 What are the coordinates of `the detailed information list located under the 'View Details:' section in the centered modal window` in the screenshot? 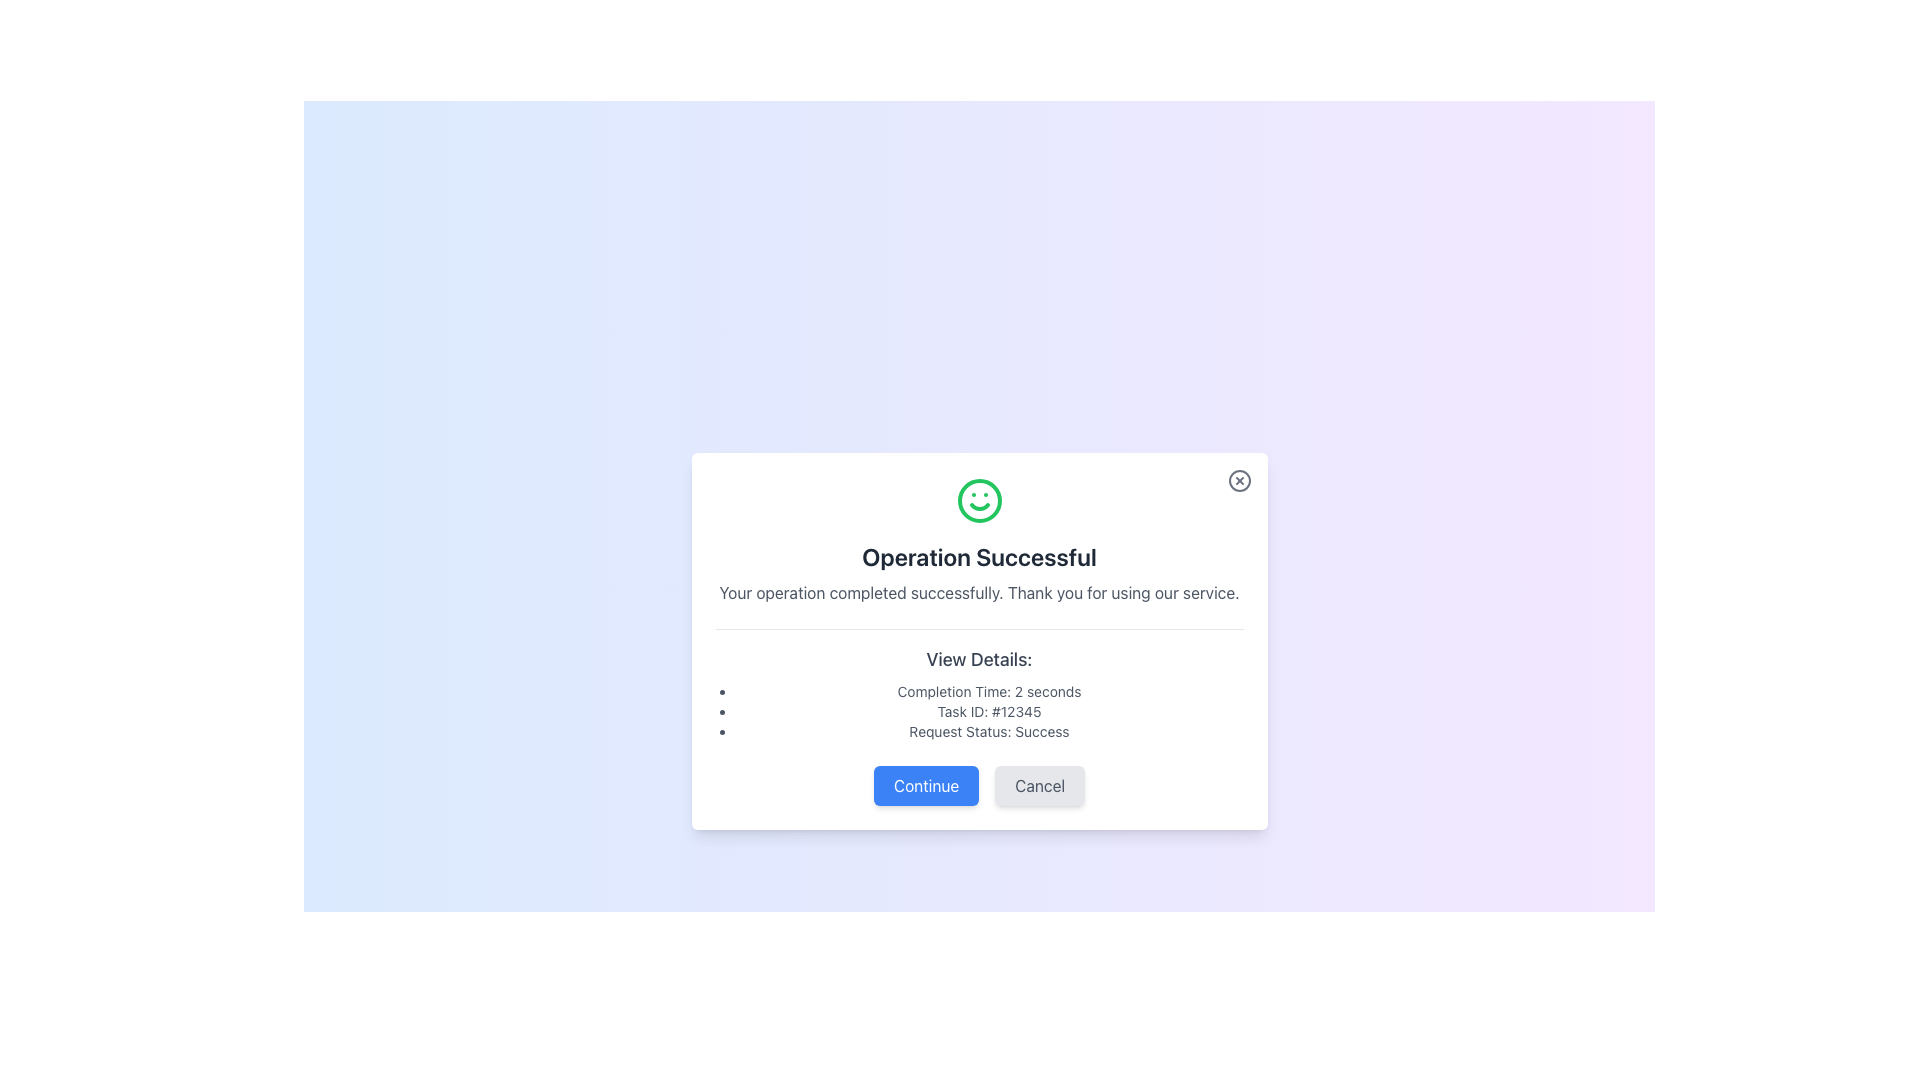 It's located at (979, 710).